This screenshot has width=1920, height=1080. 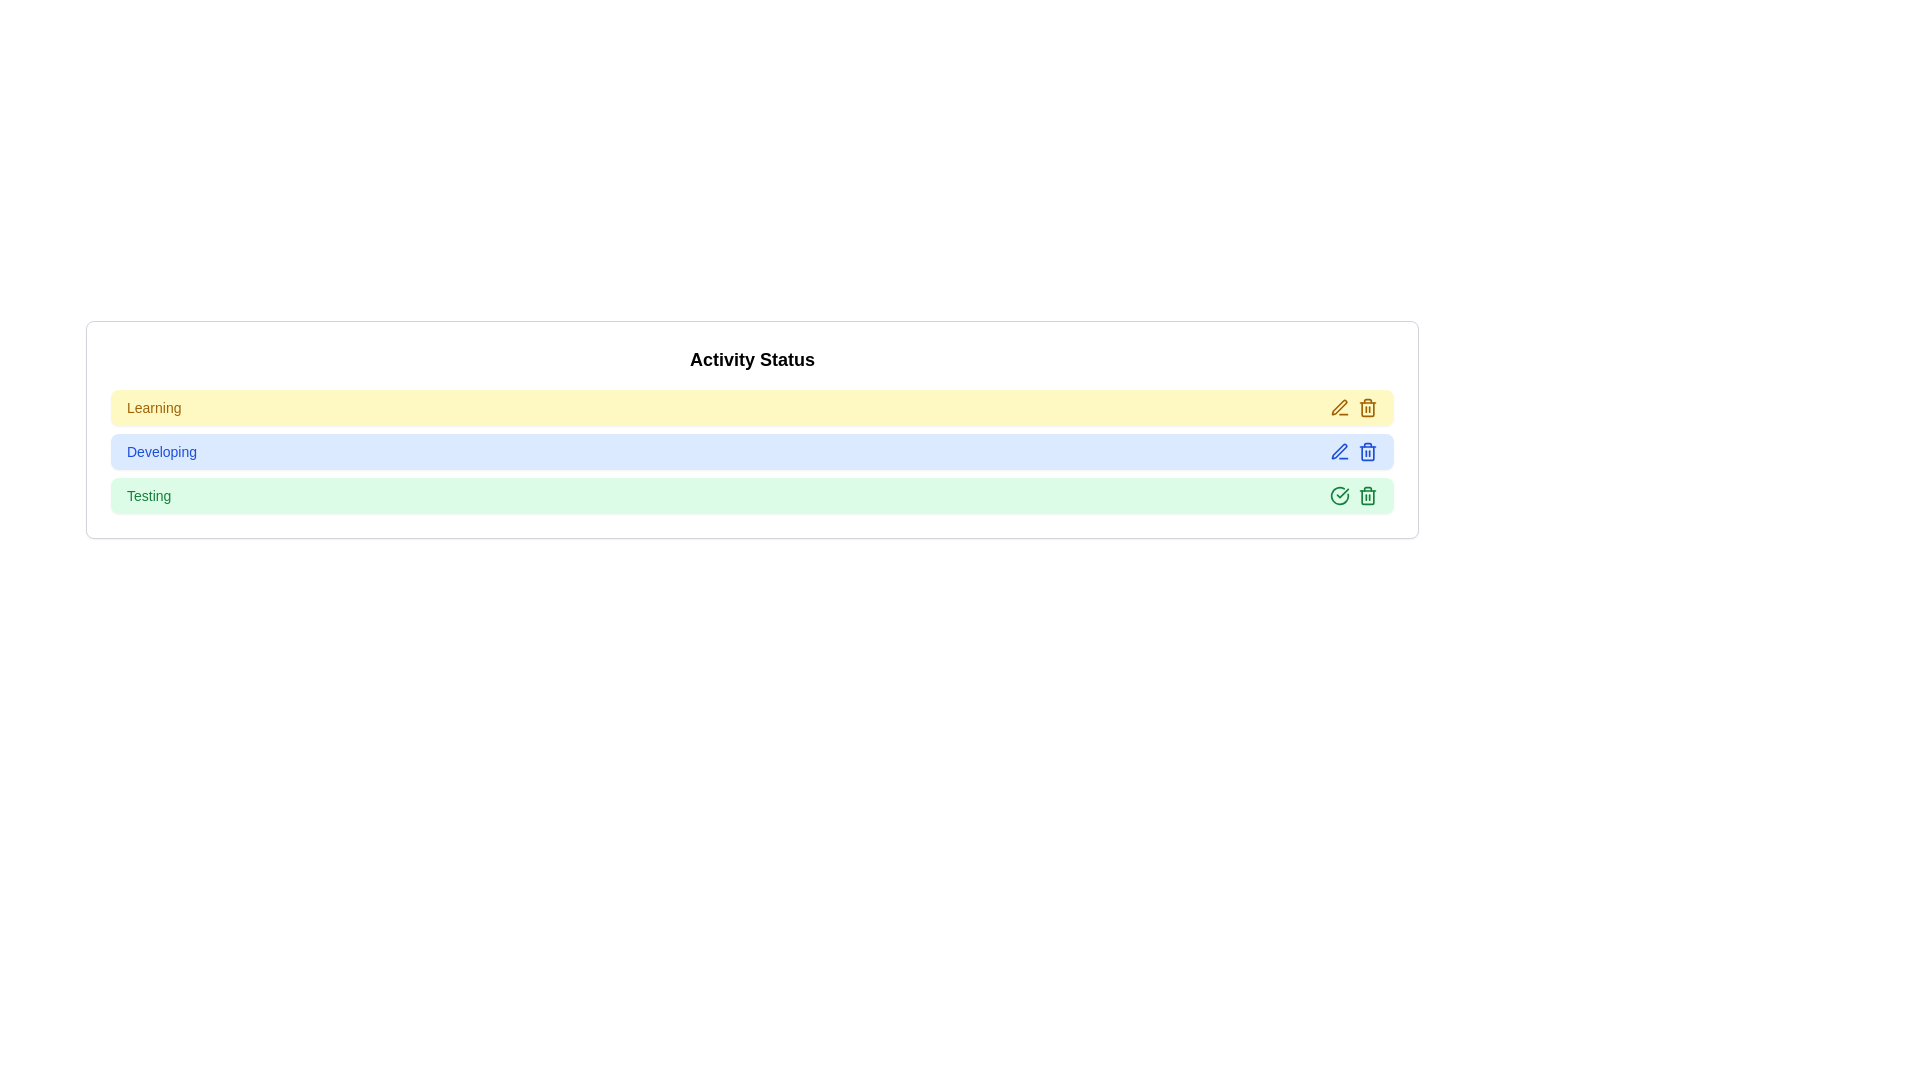 I want to click on trash icon for the item labeled 'Developing' to delete it, so click(x=1367, y=451).